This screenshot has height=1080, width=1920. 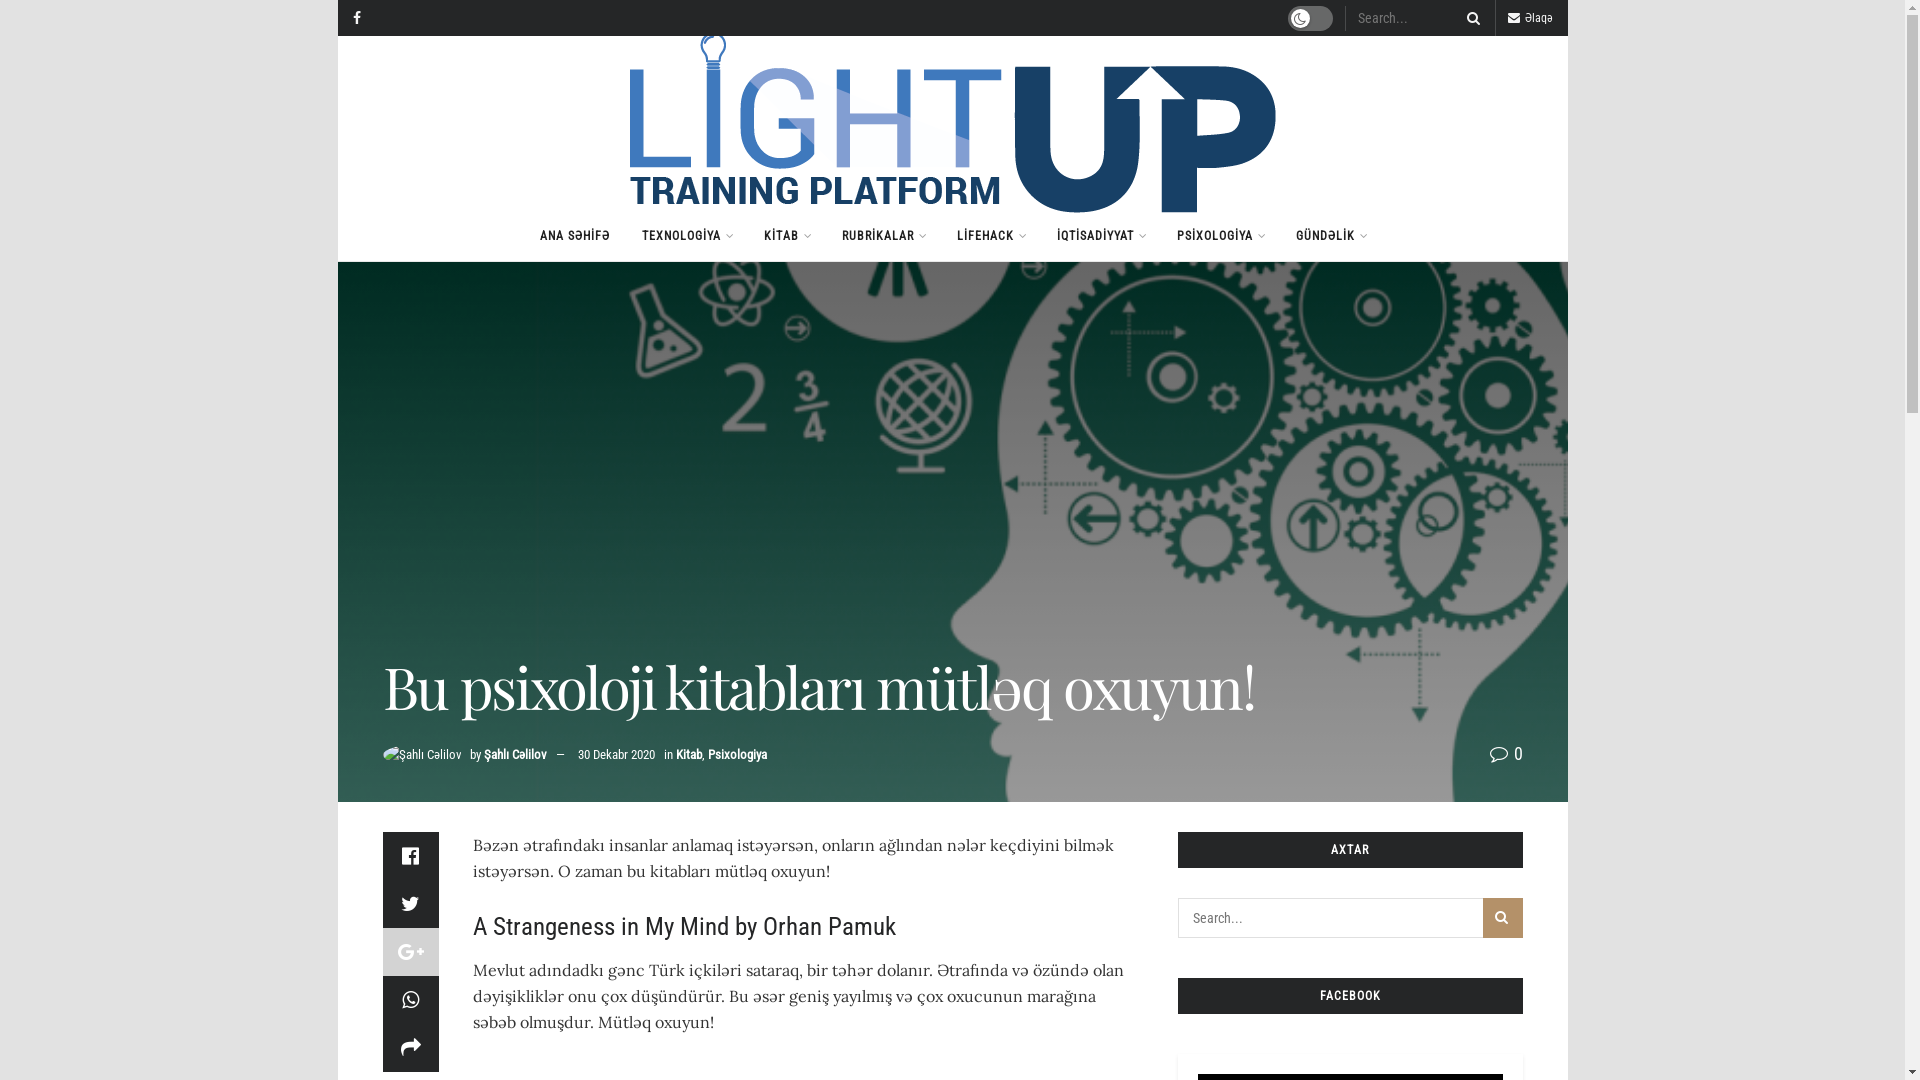 I want to click on 'Psixologiya', so click(x=708, y=754).